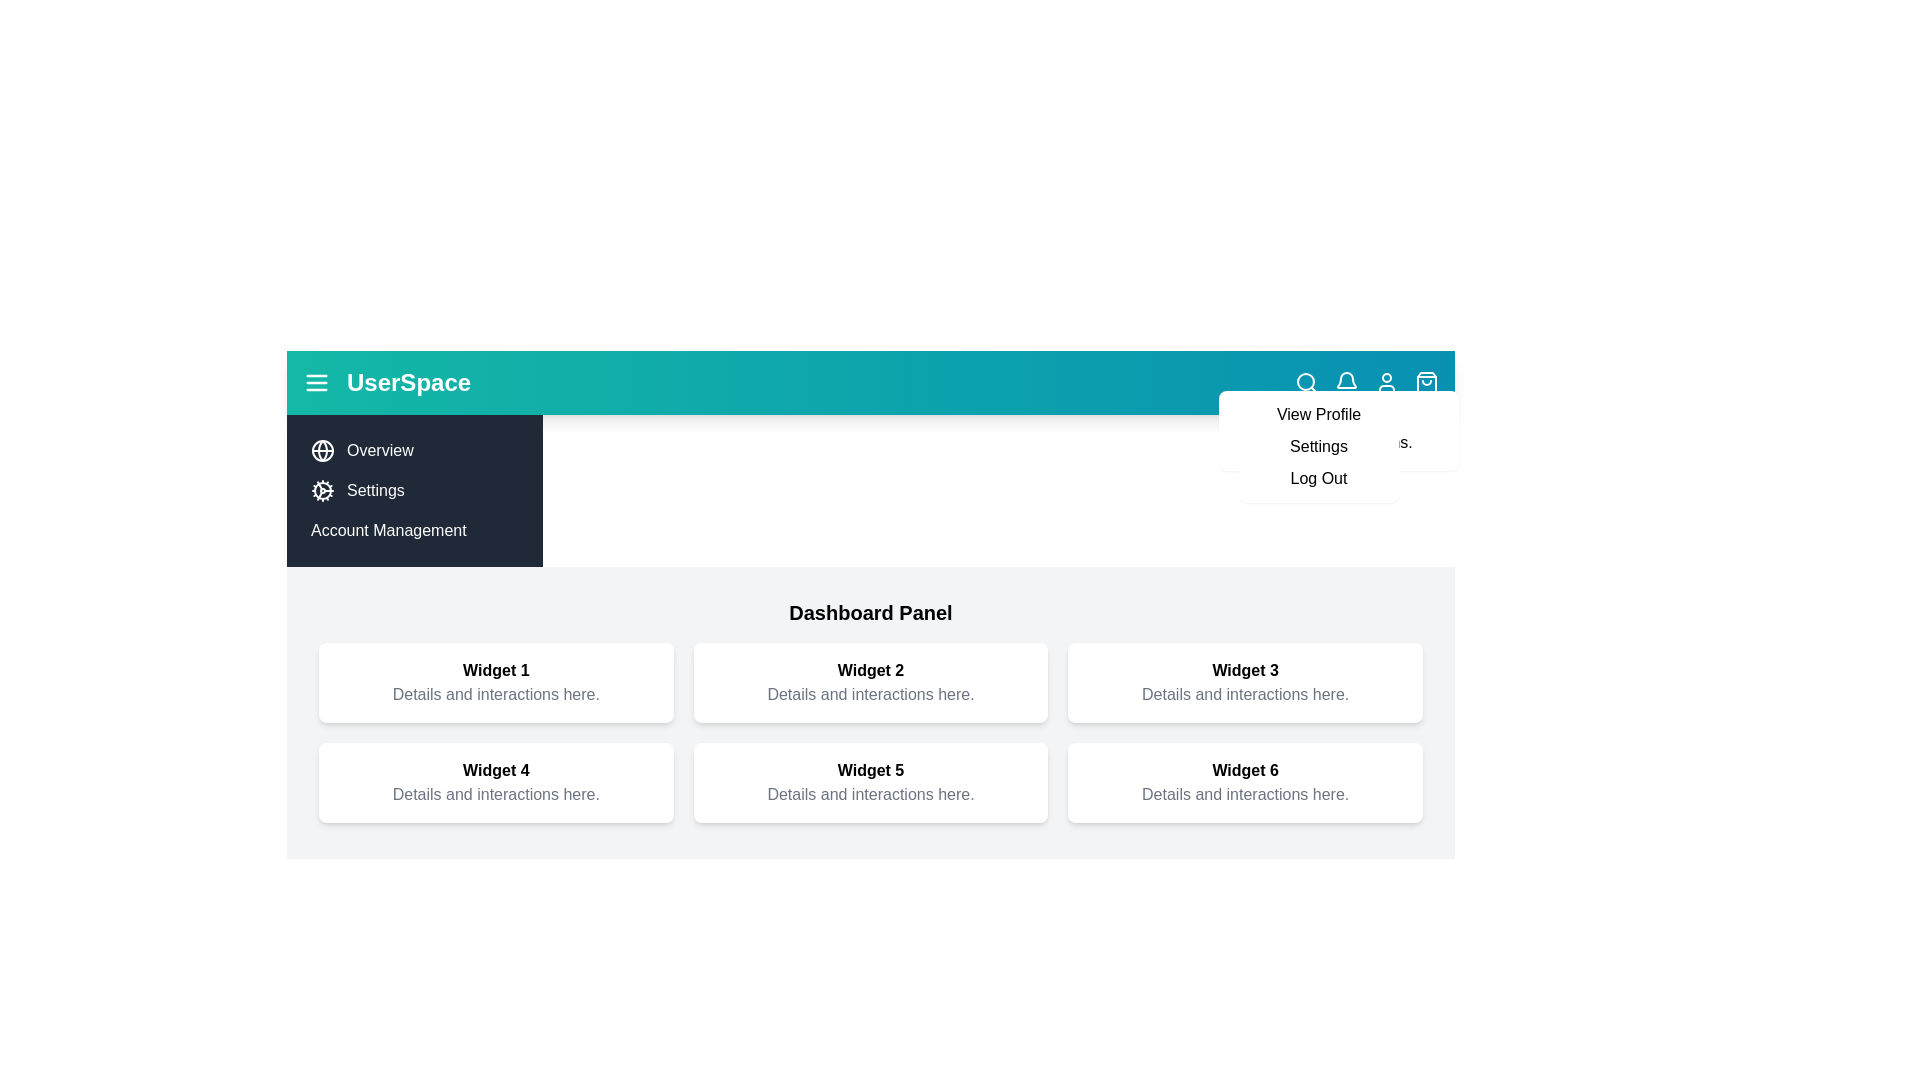 This screenshot has width=1920, height=1080. What do you see at coordinates (322, 451) in the screenshot?
I see `the circular globe icon with a minimalist outline design located in the left sidebar navigation menu, adjacent to the 'Overview' text label` at bounding box center [322, 451].